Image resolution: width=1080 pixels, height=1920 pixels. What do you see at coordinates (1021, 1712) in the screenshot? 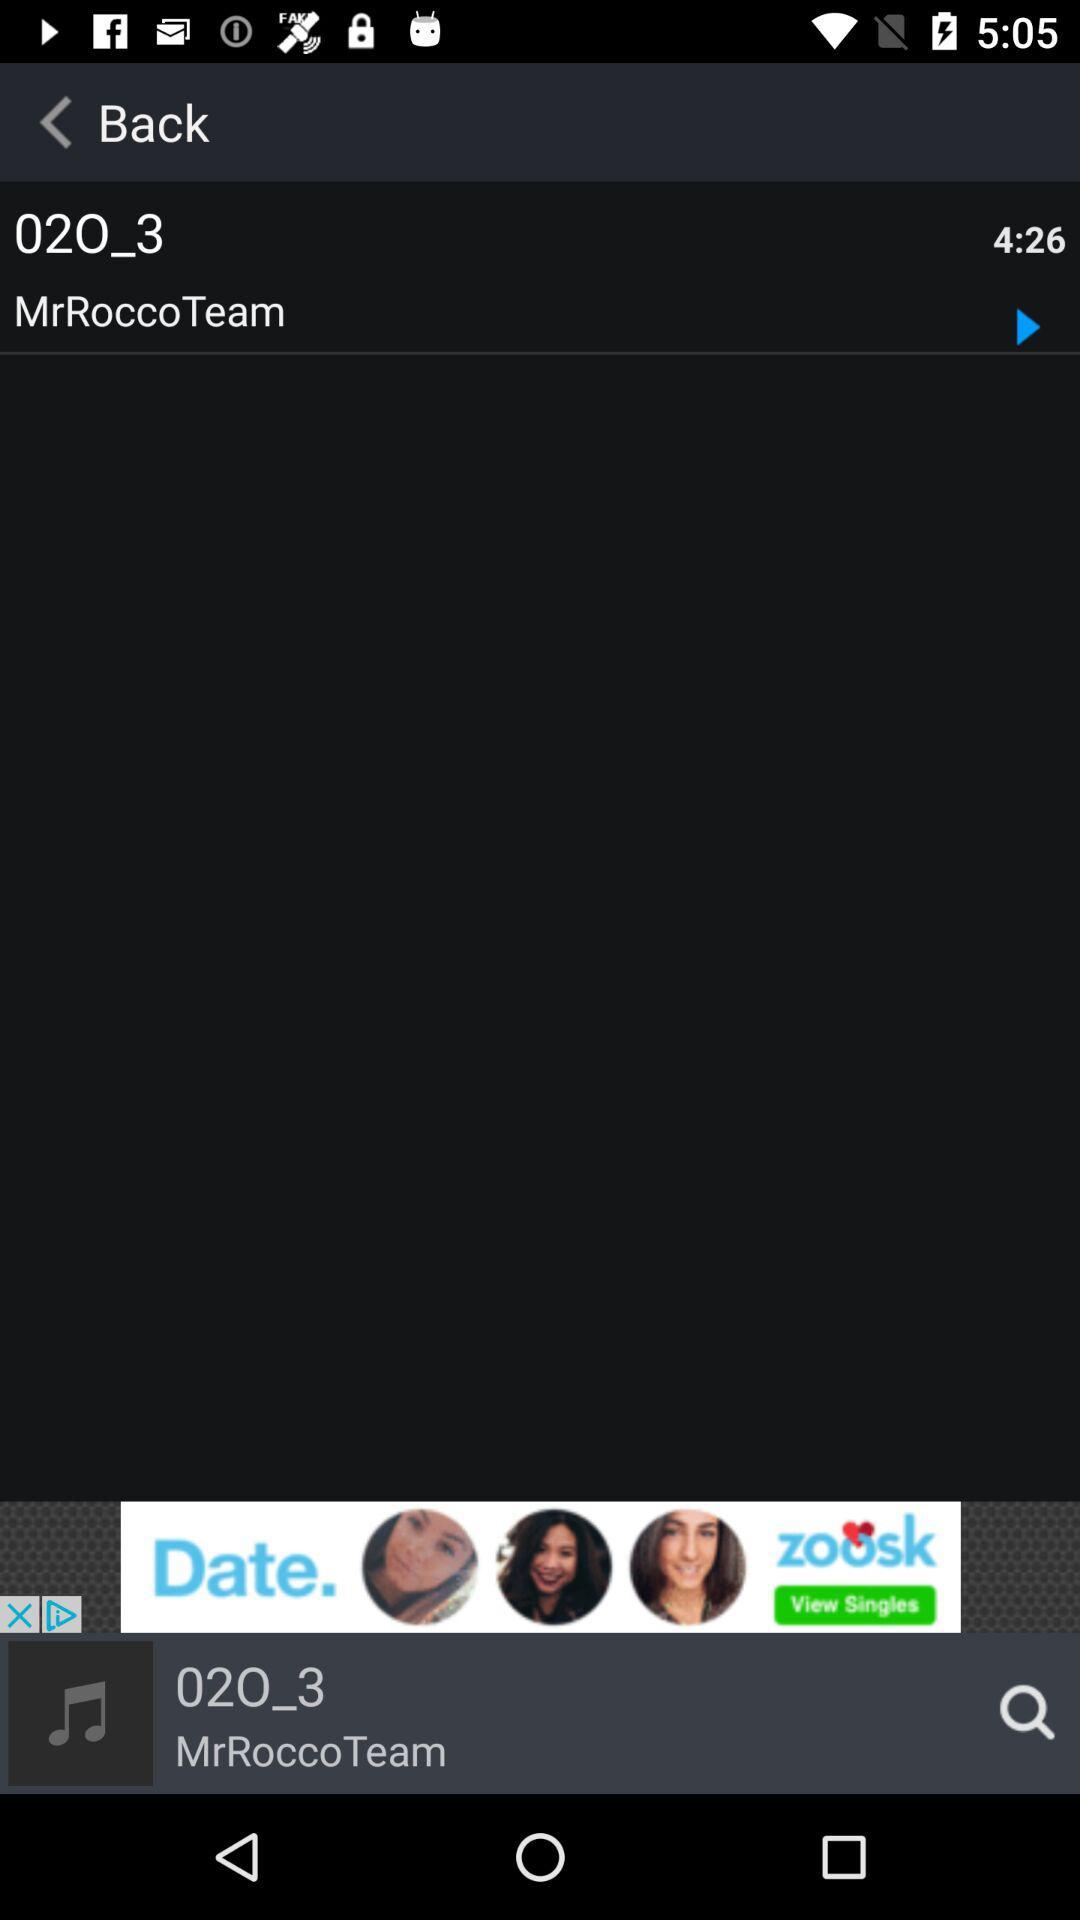
I see `search` at bounding box center [1021, 1712].